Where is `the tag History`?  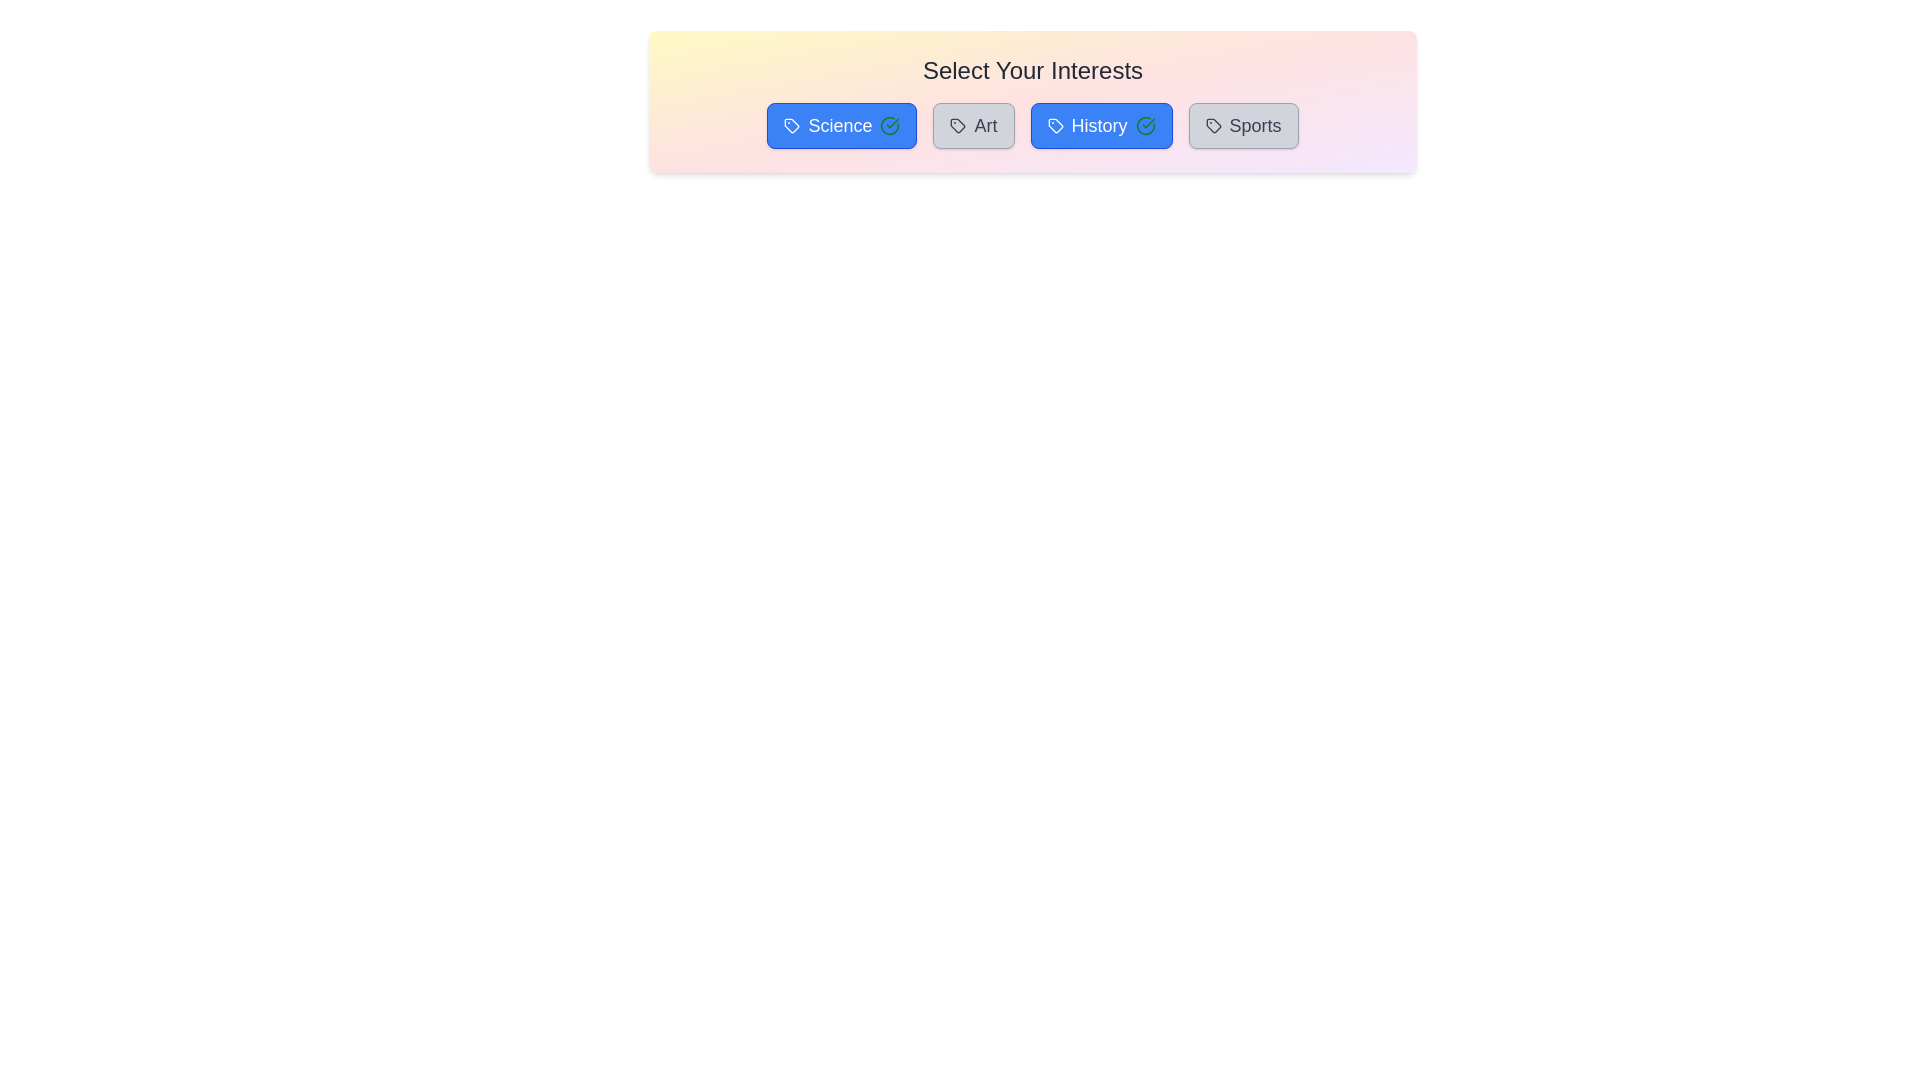
the tag History is located at coordinates (1099, 126).